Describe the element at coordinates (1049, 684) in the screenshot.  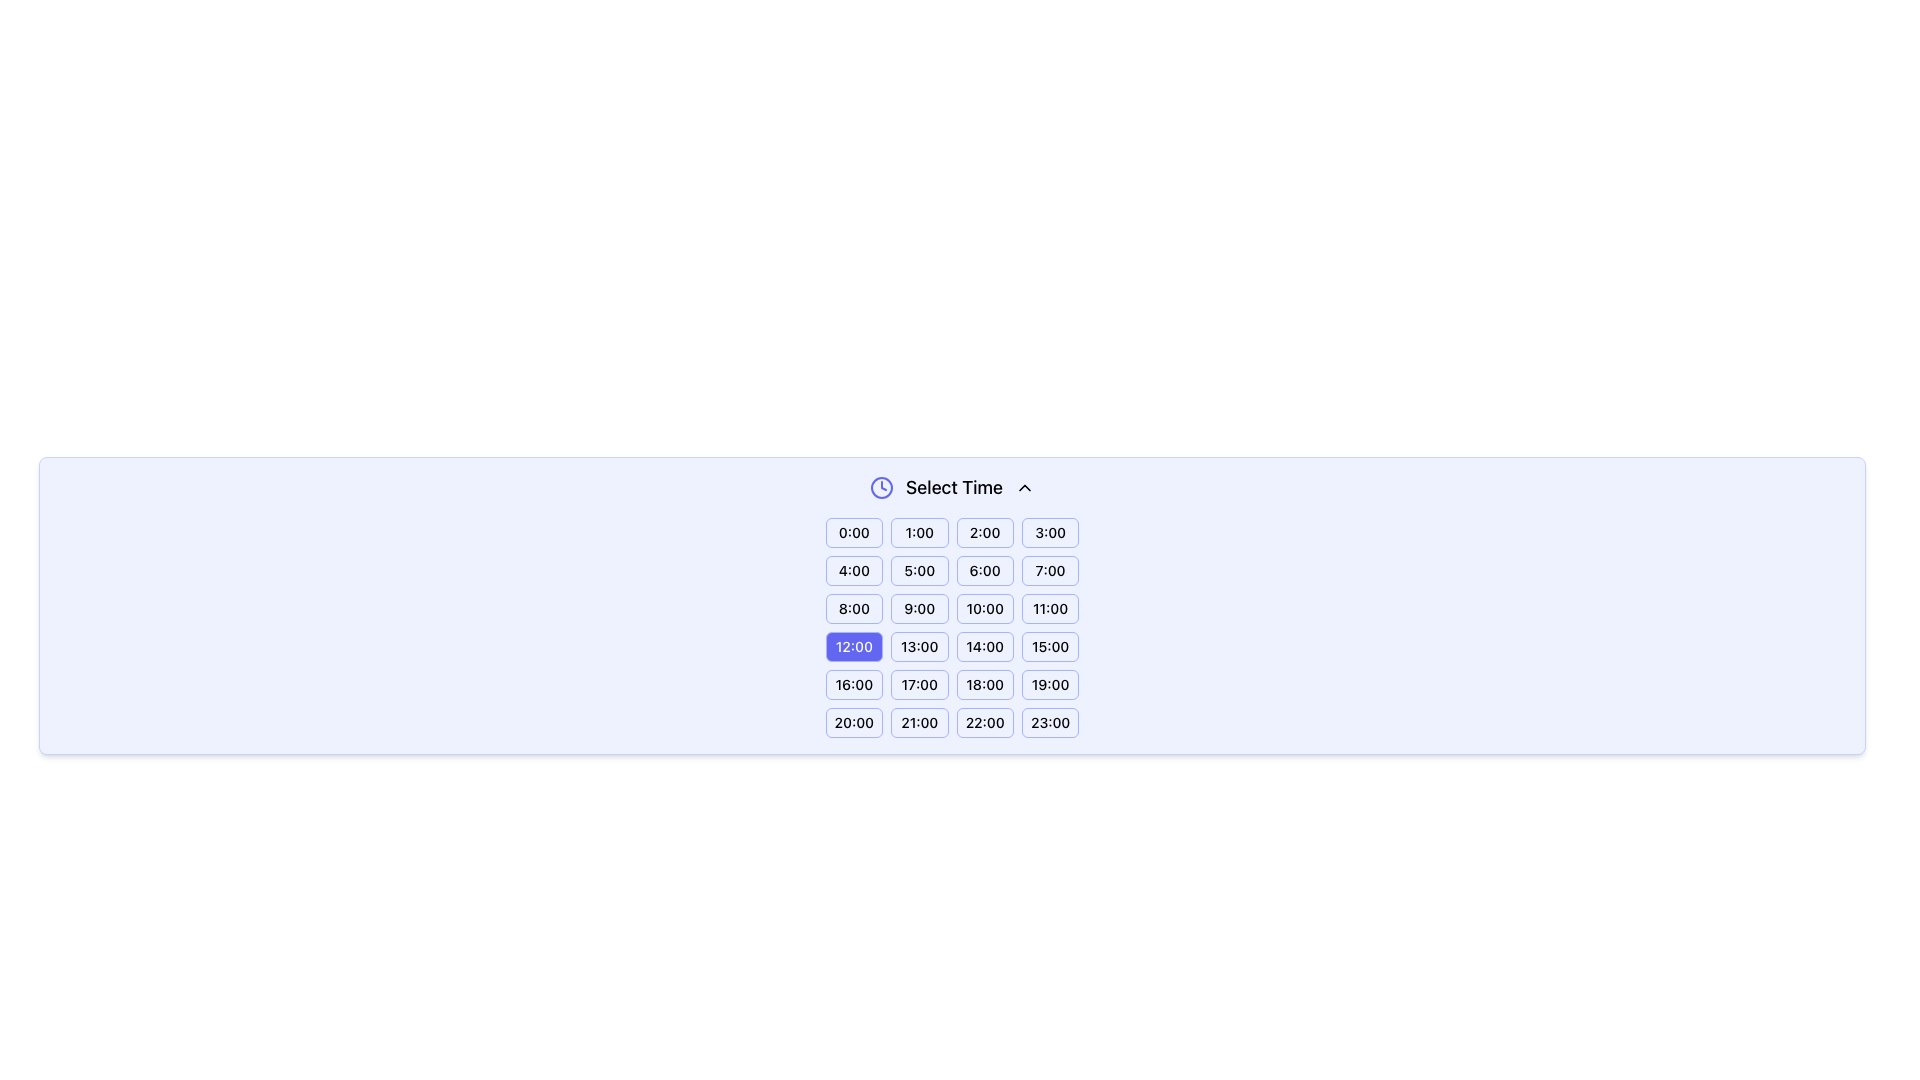
I see `the button in the fifth row and fourth column of the time selection grid` at that location.